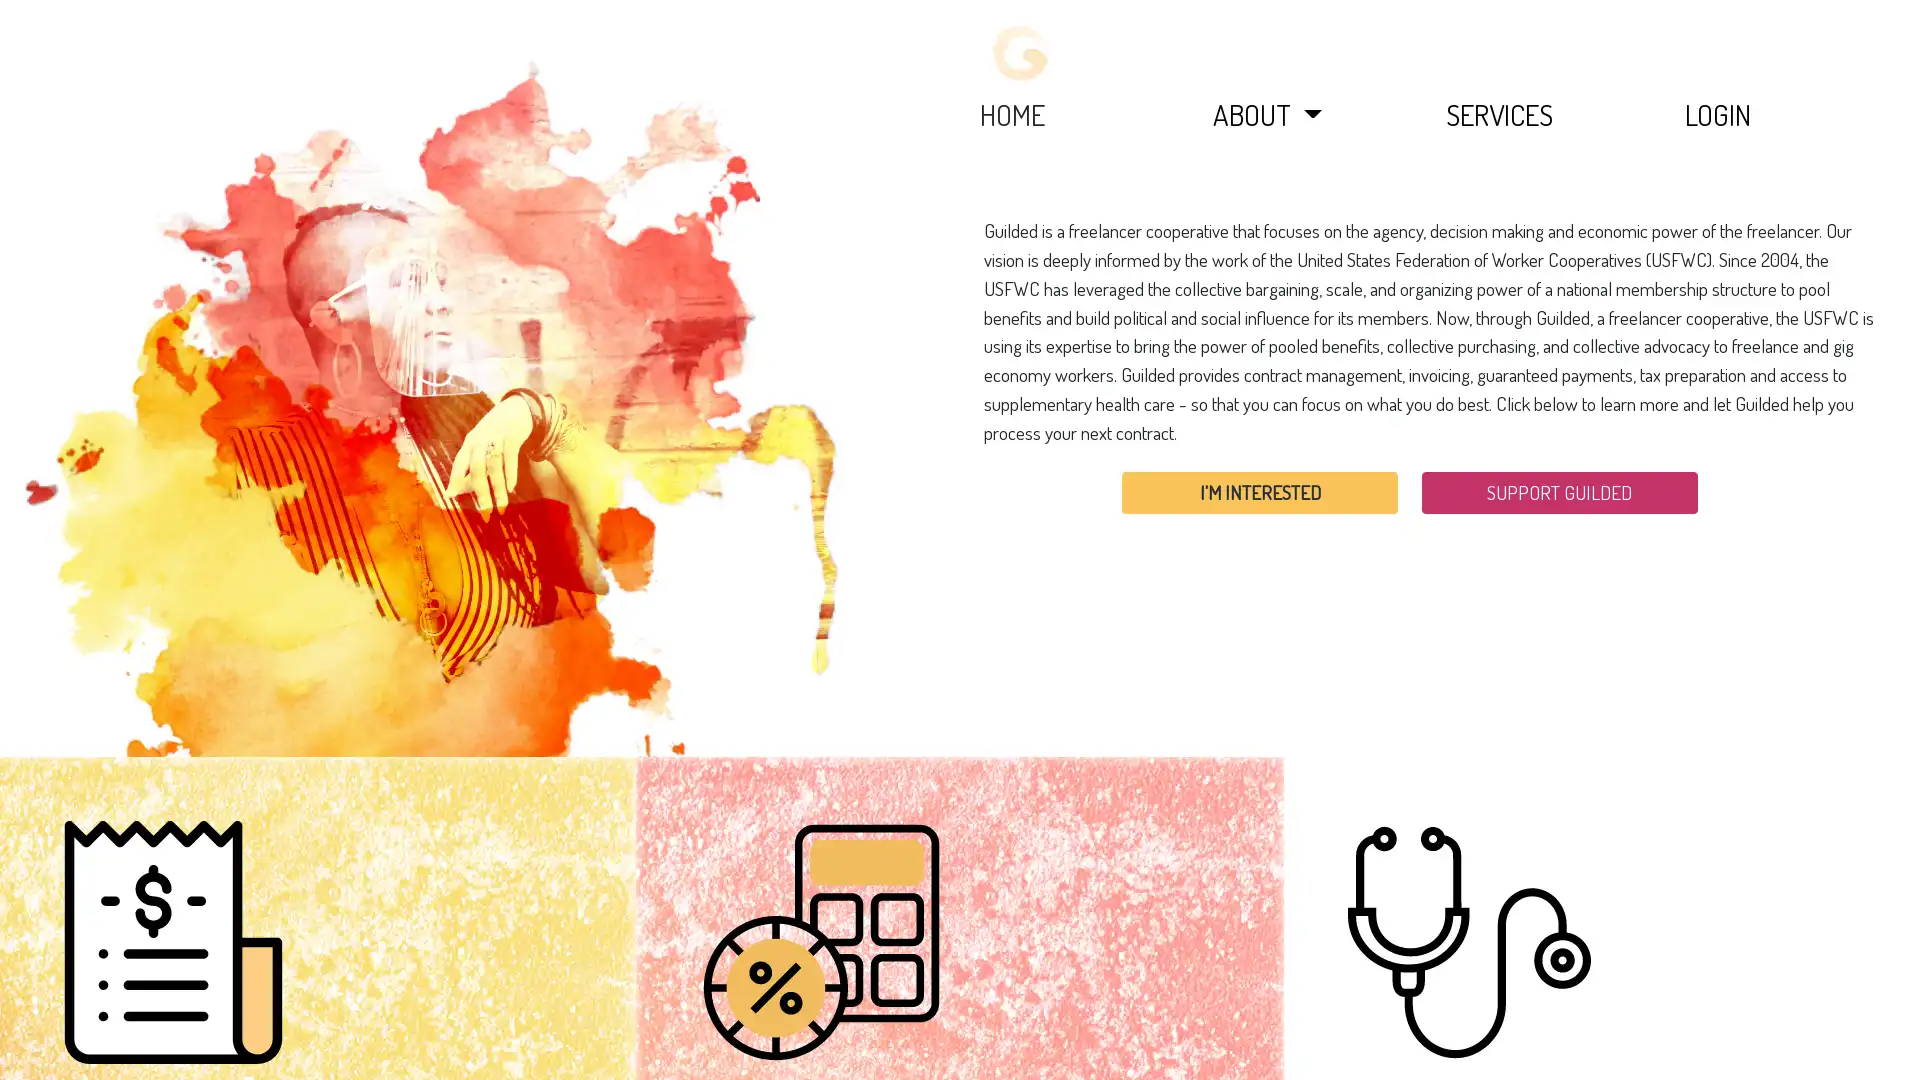 Image resolution: width=1920 pixels, height=1080 pixels. I want to click on Toggle navigation, so click(1021, 53).